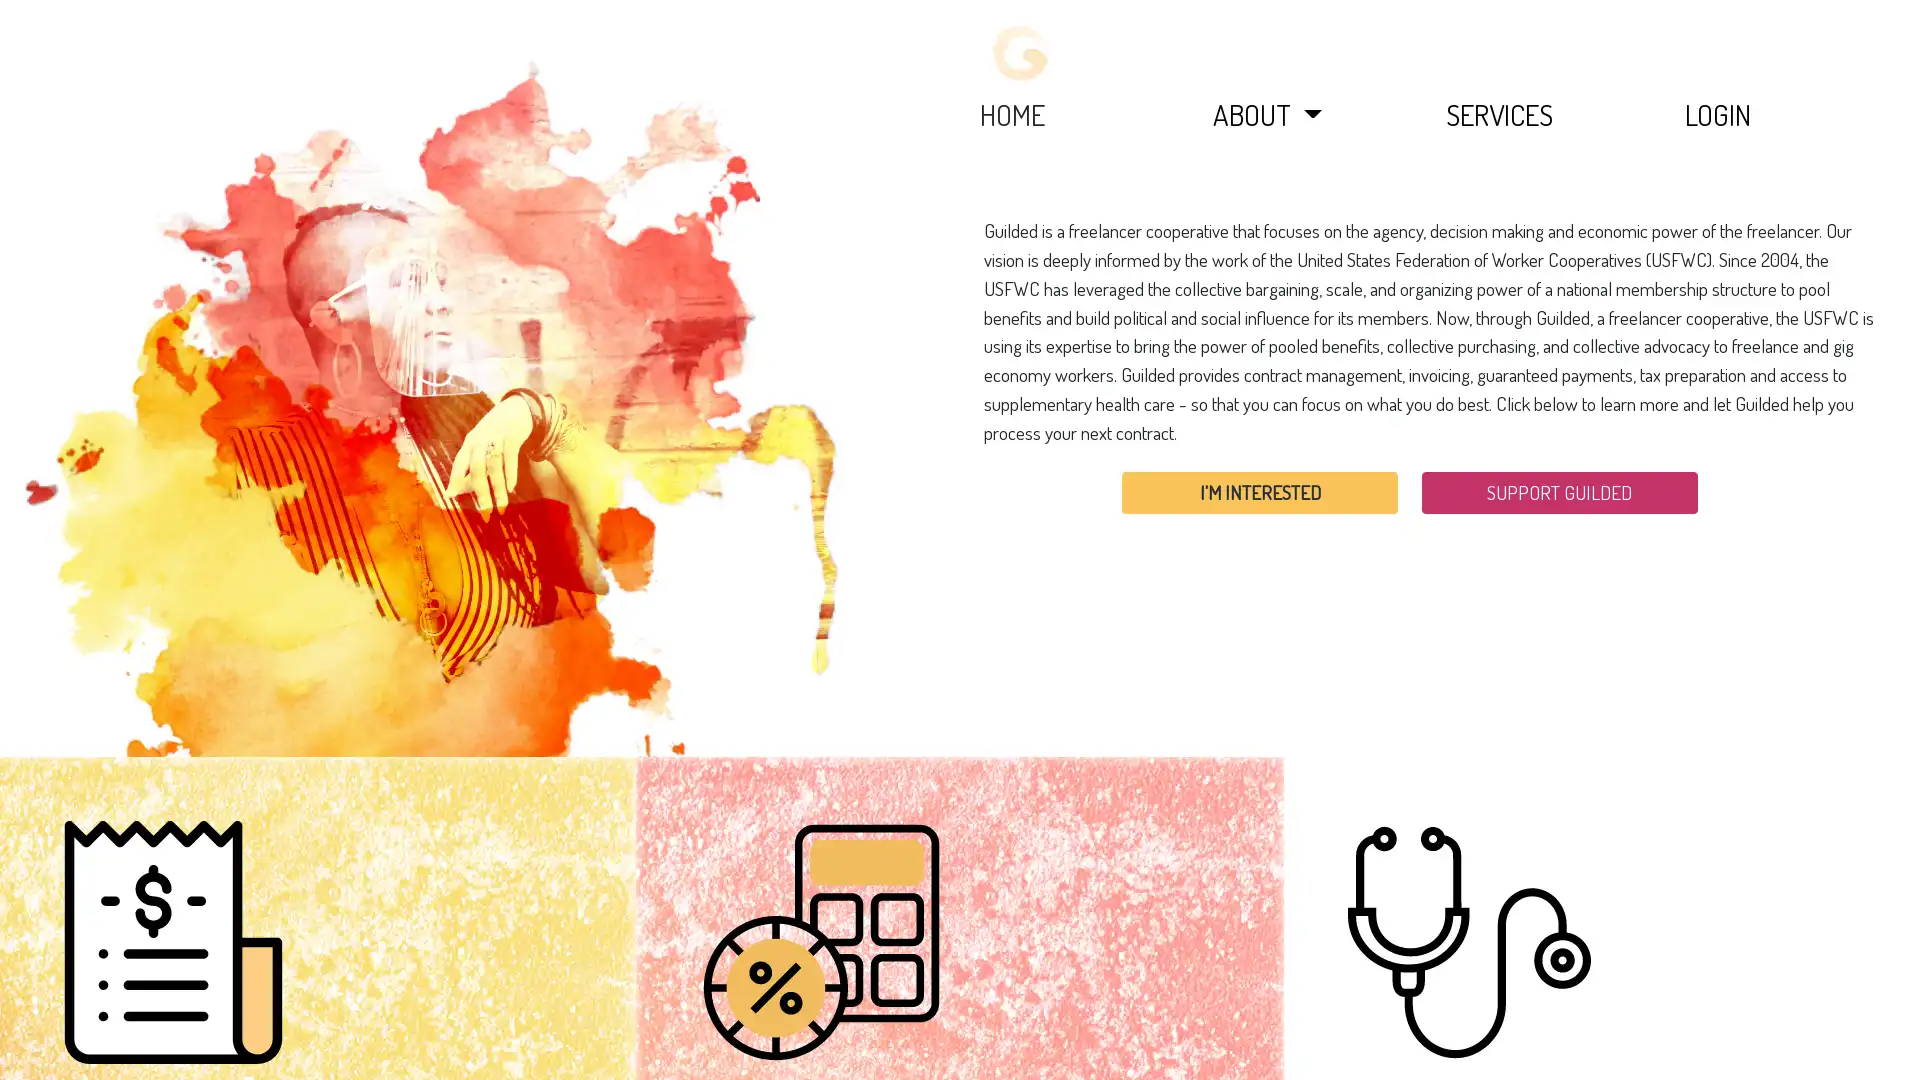 Image resolution: width=1920 pixels, height=1080 pixels. I want to click on Toggle navigation, so click(1021, 53).